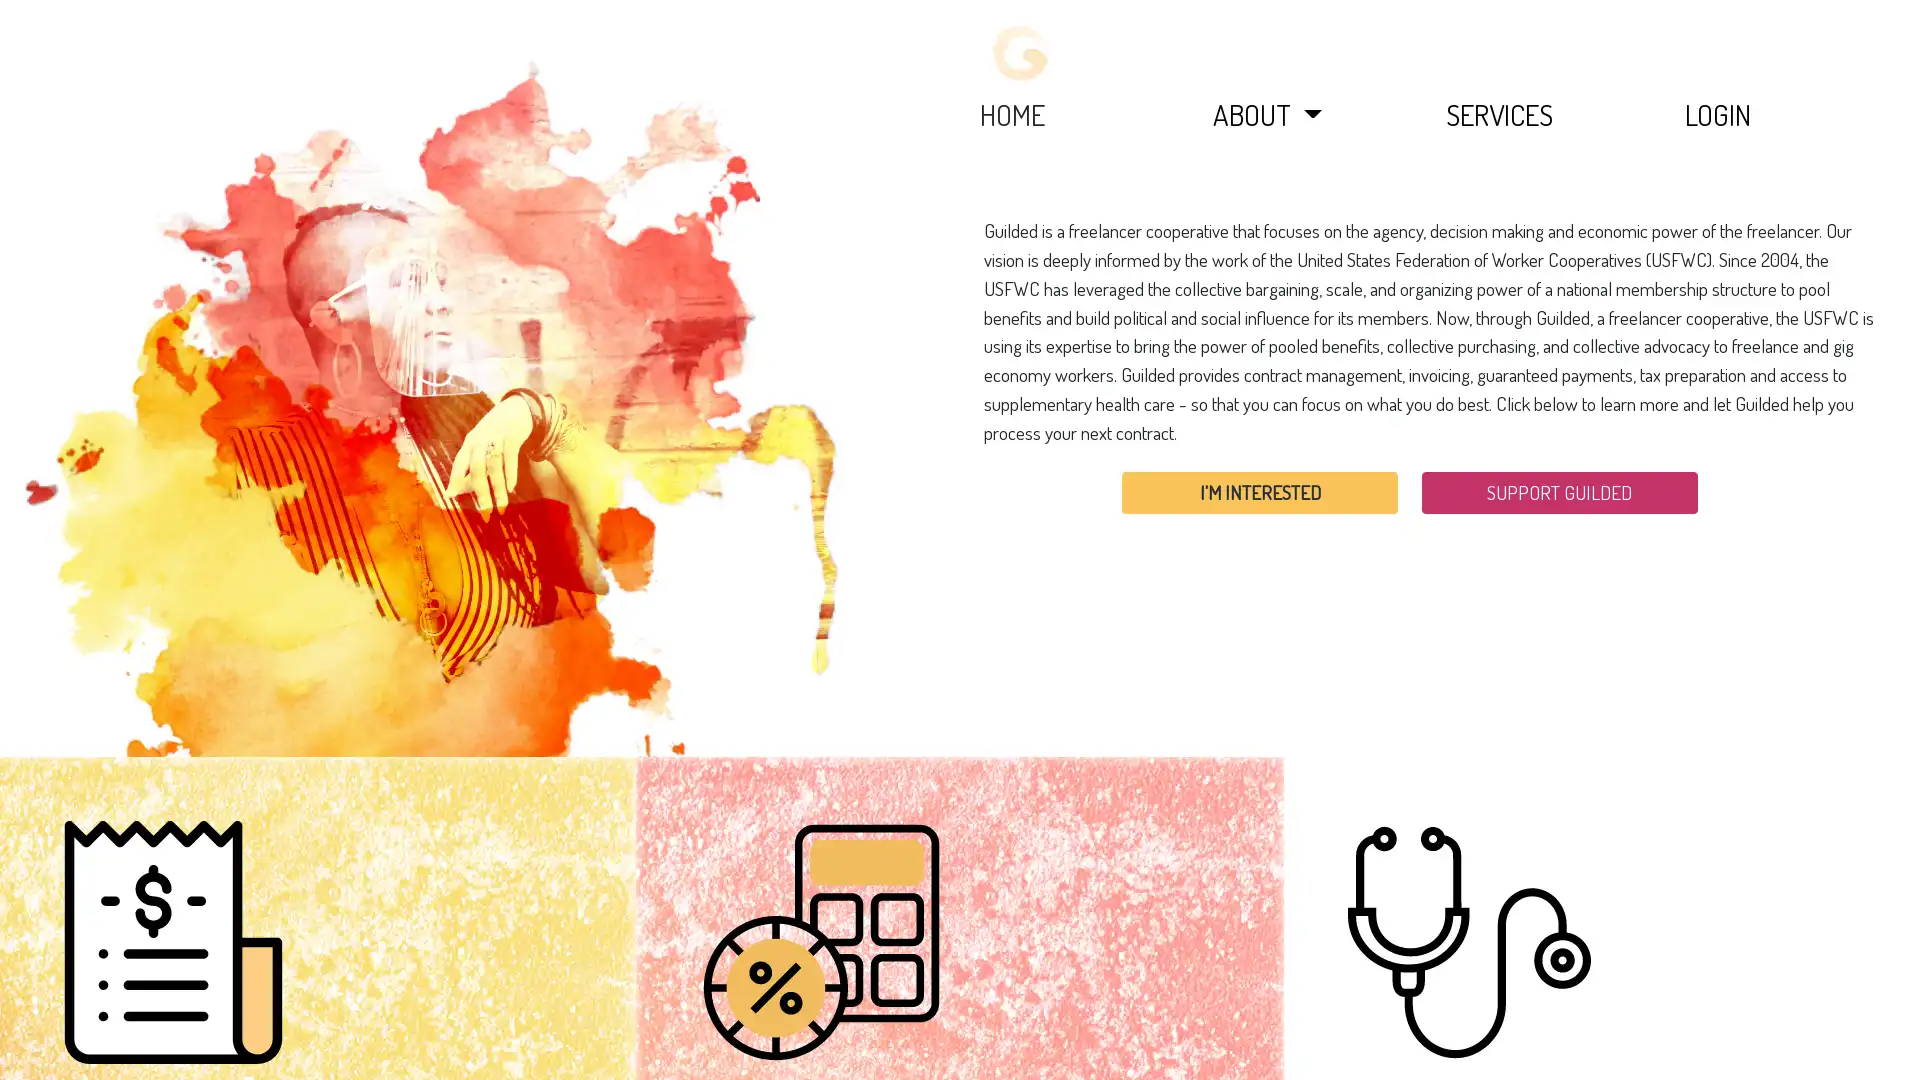 Image resolution: width=1920 pixels, height=1080 pixels. I want to click on Toggle navigation, so click(1021, 53).